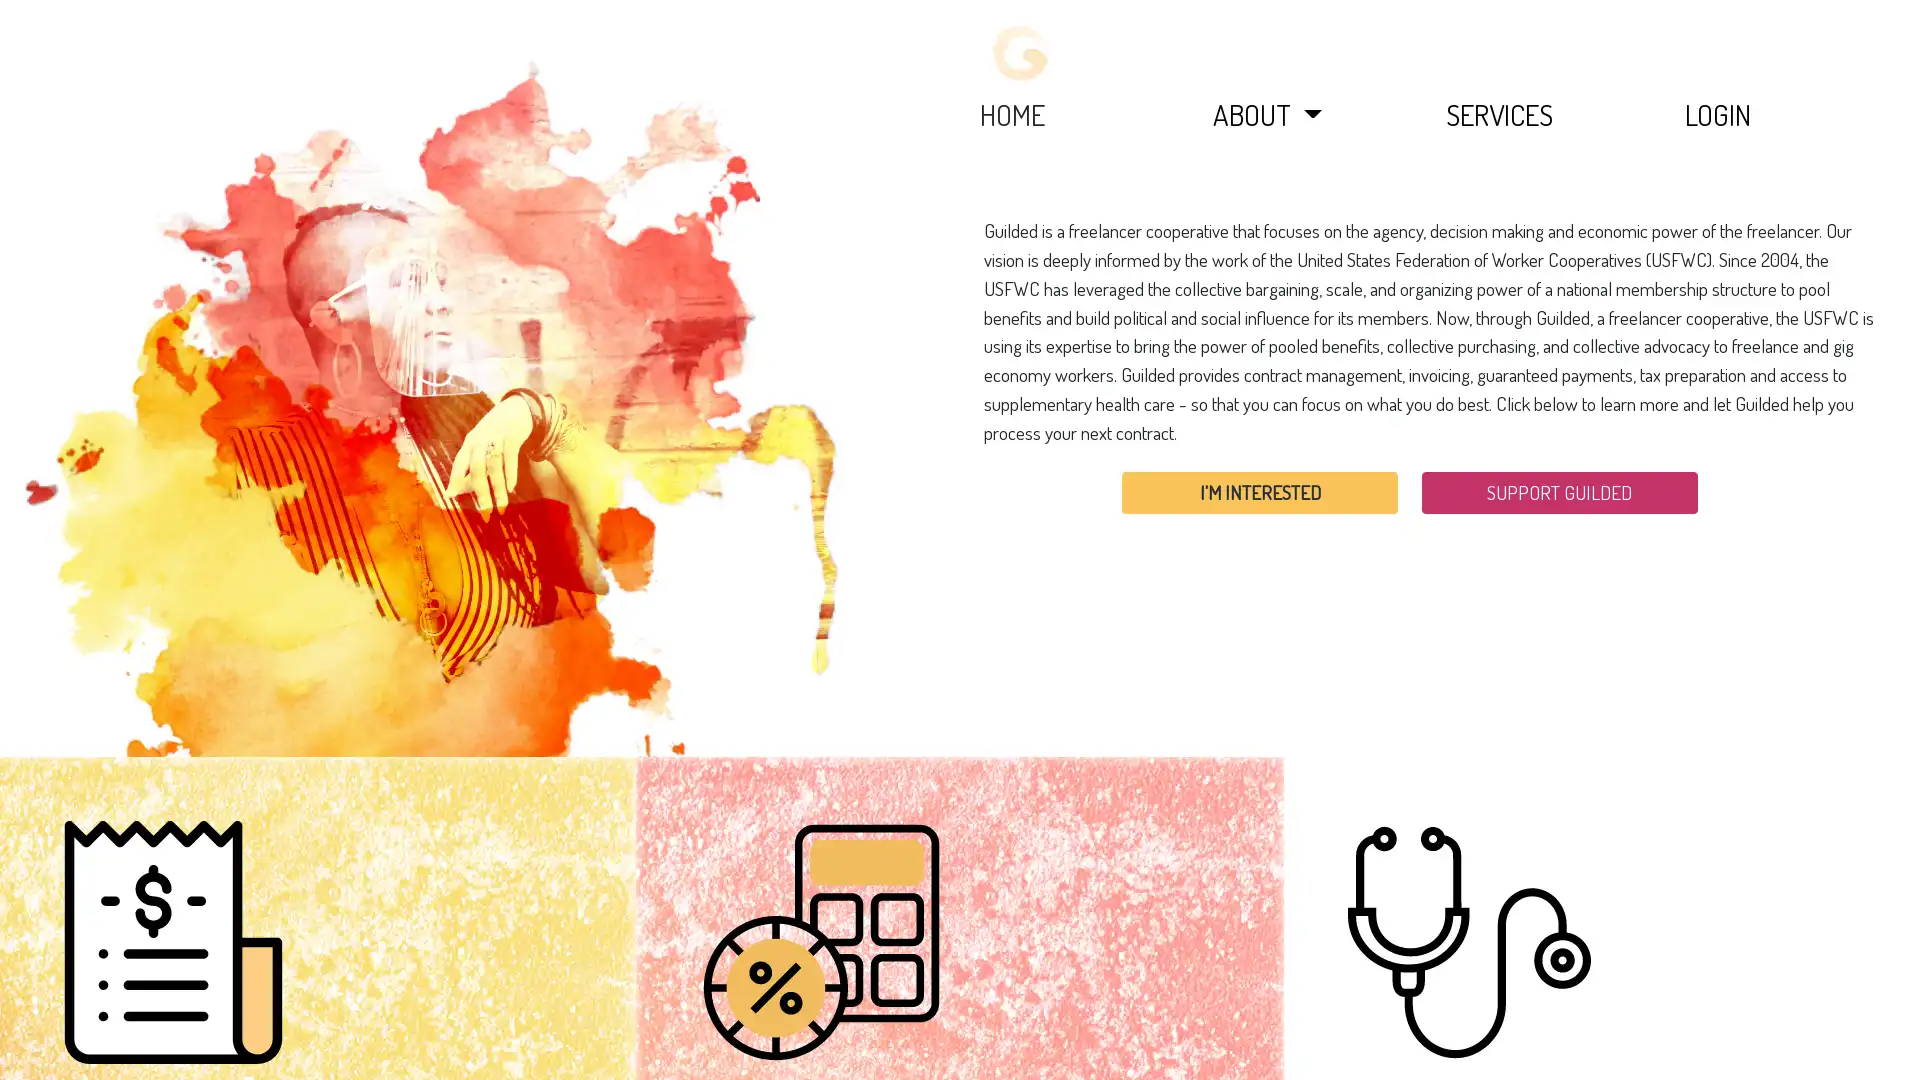 Image resolution: width=1920 pixels, height=1080 pixels. I want to click on Toggle navigation, so click(1021, 53).